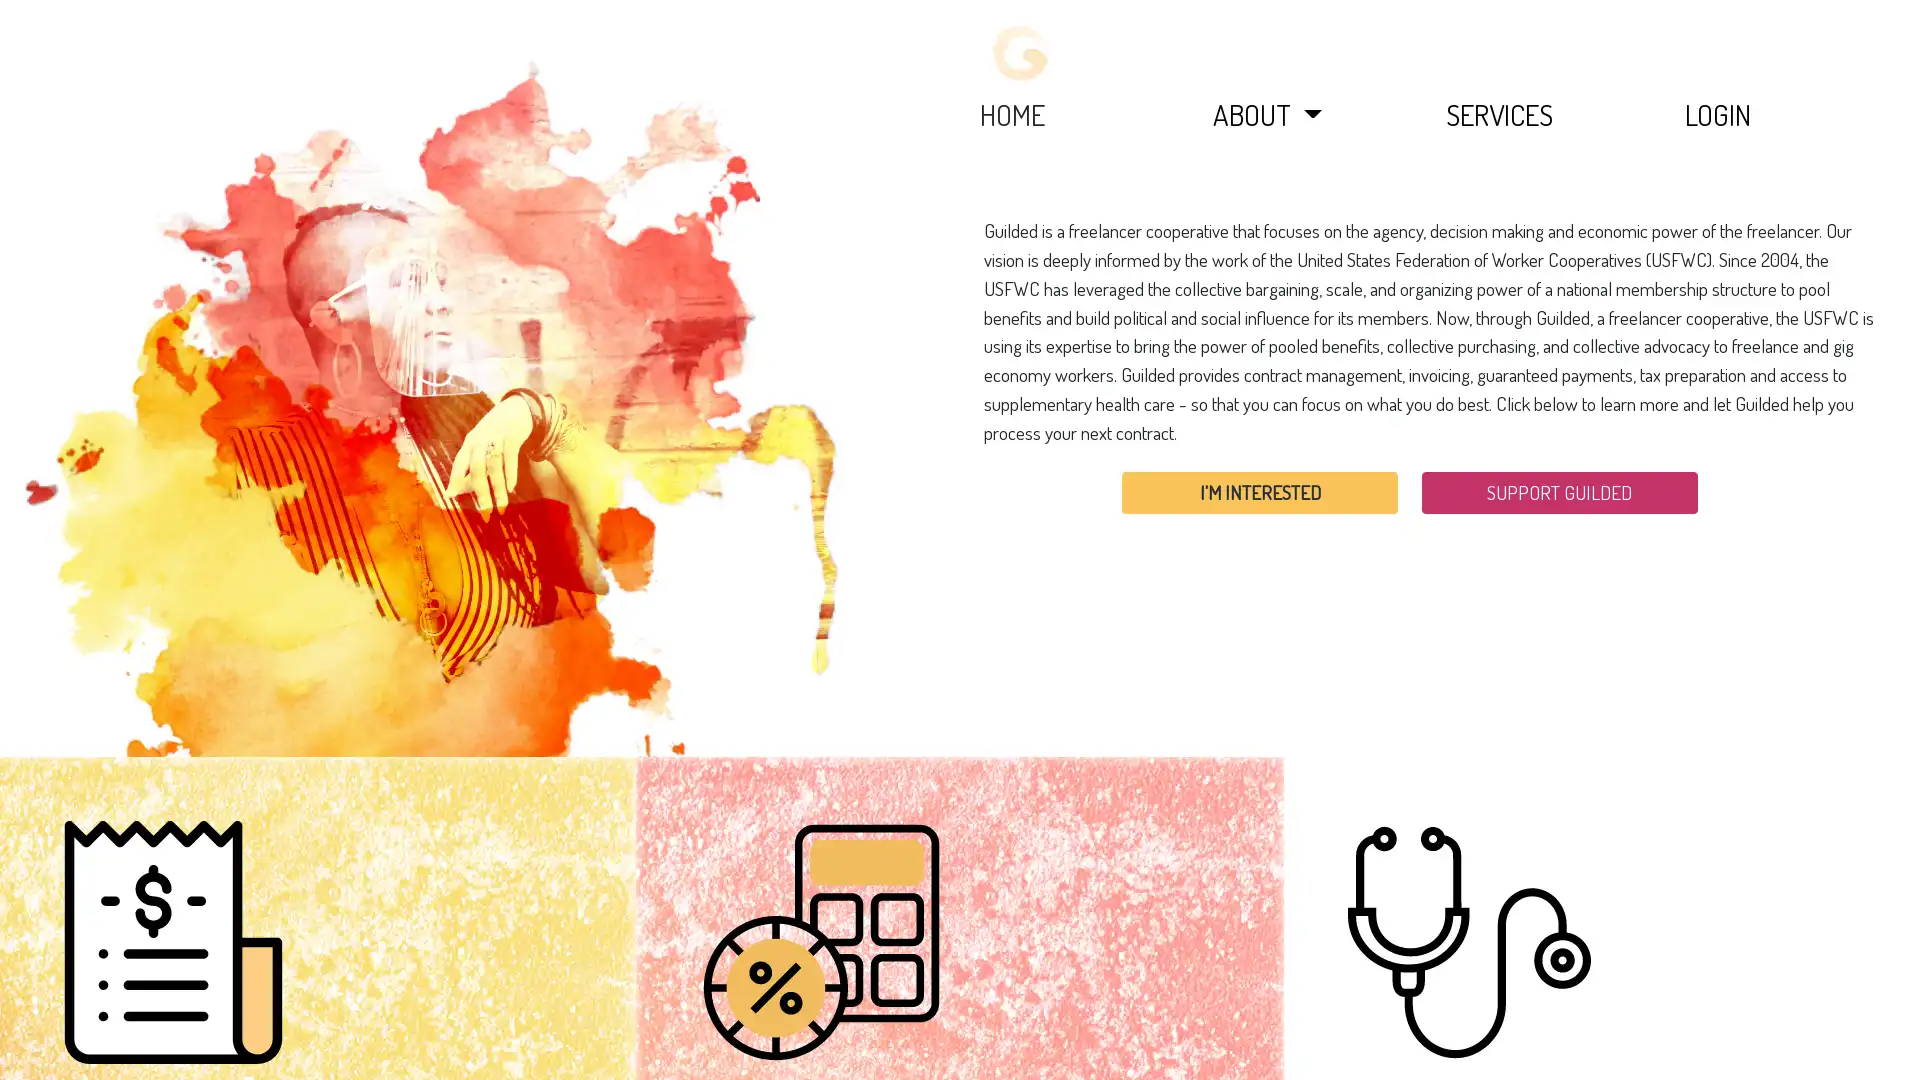 Image resolution: width=1920 pixels, height=1080 pixels. I want to click on Toggle navigation, so click(1021, 53).